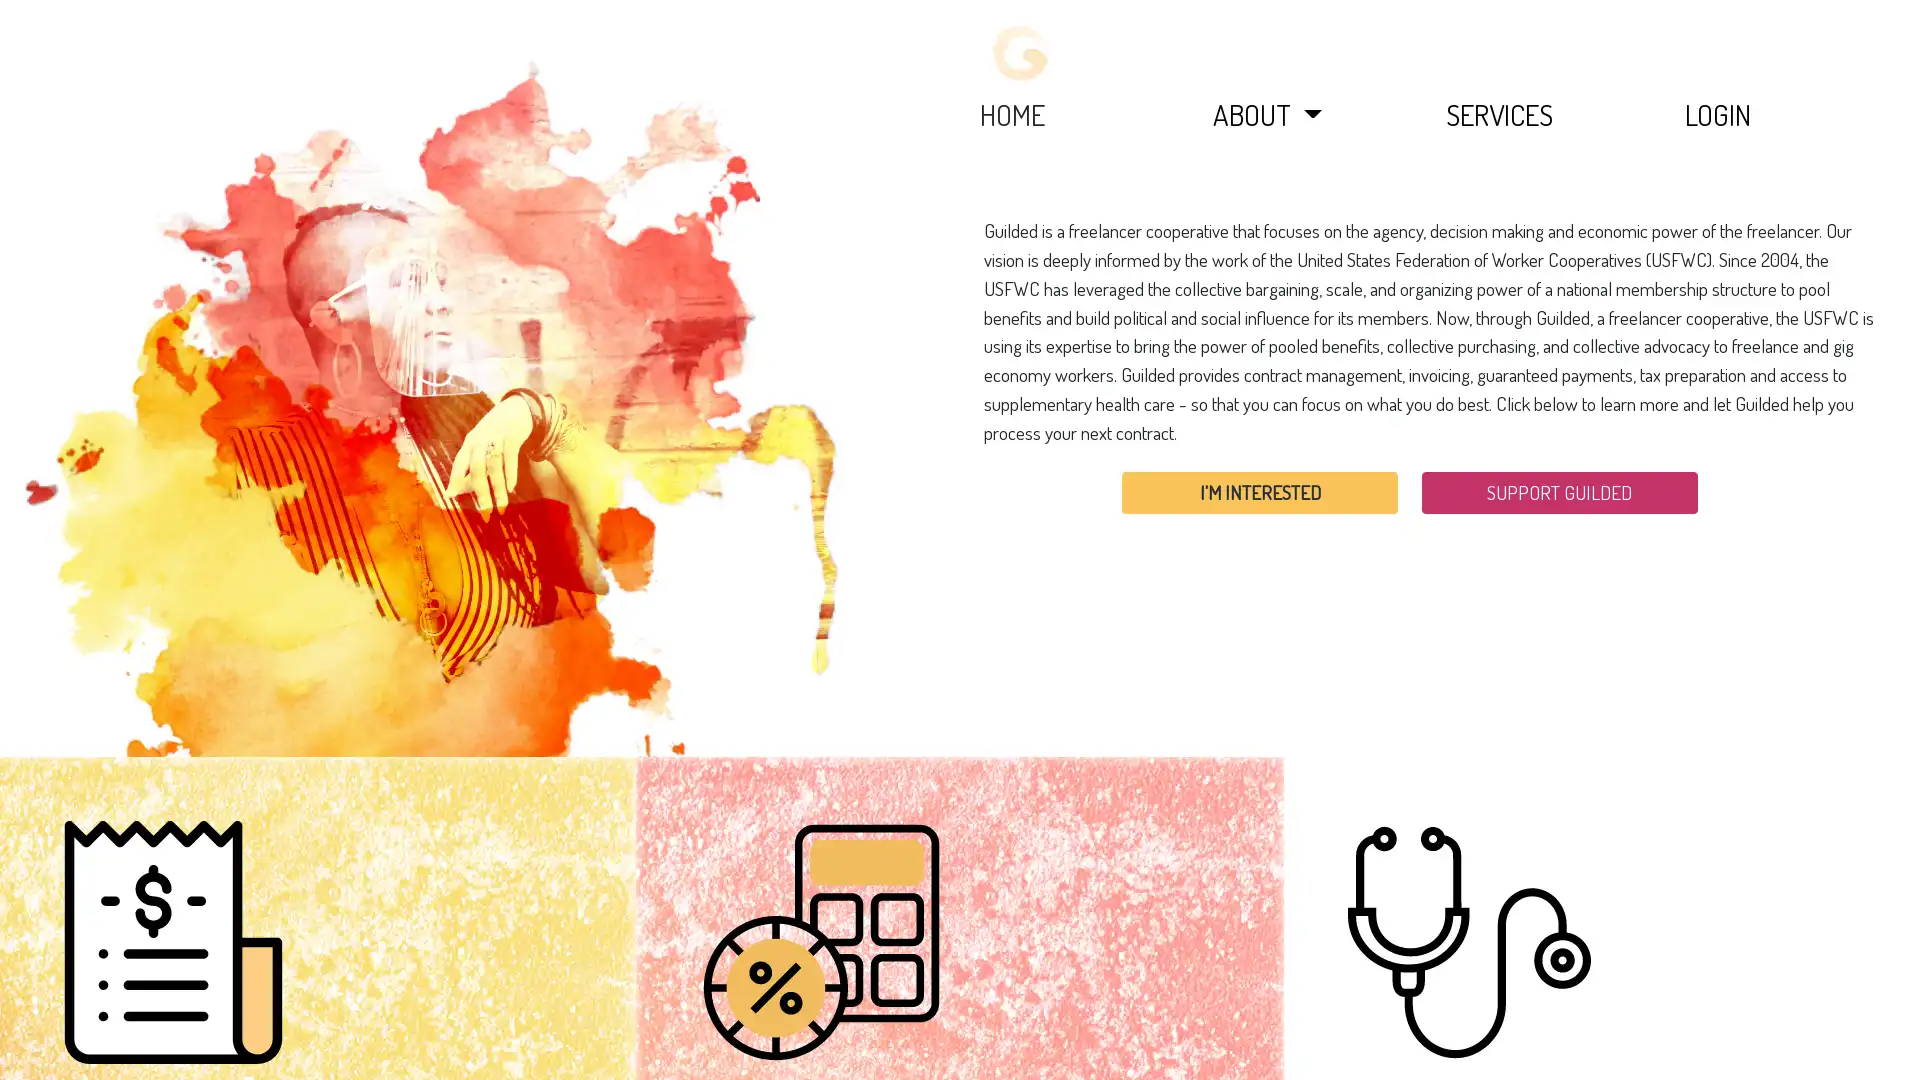 Image resolution: width=1920 pixels, height=1080 pixels. I want to click on Toggle navigation, so click(1021, 53).